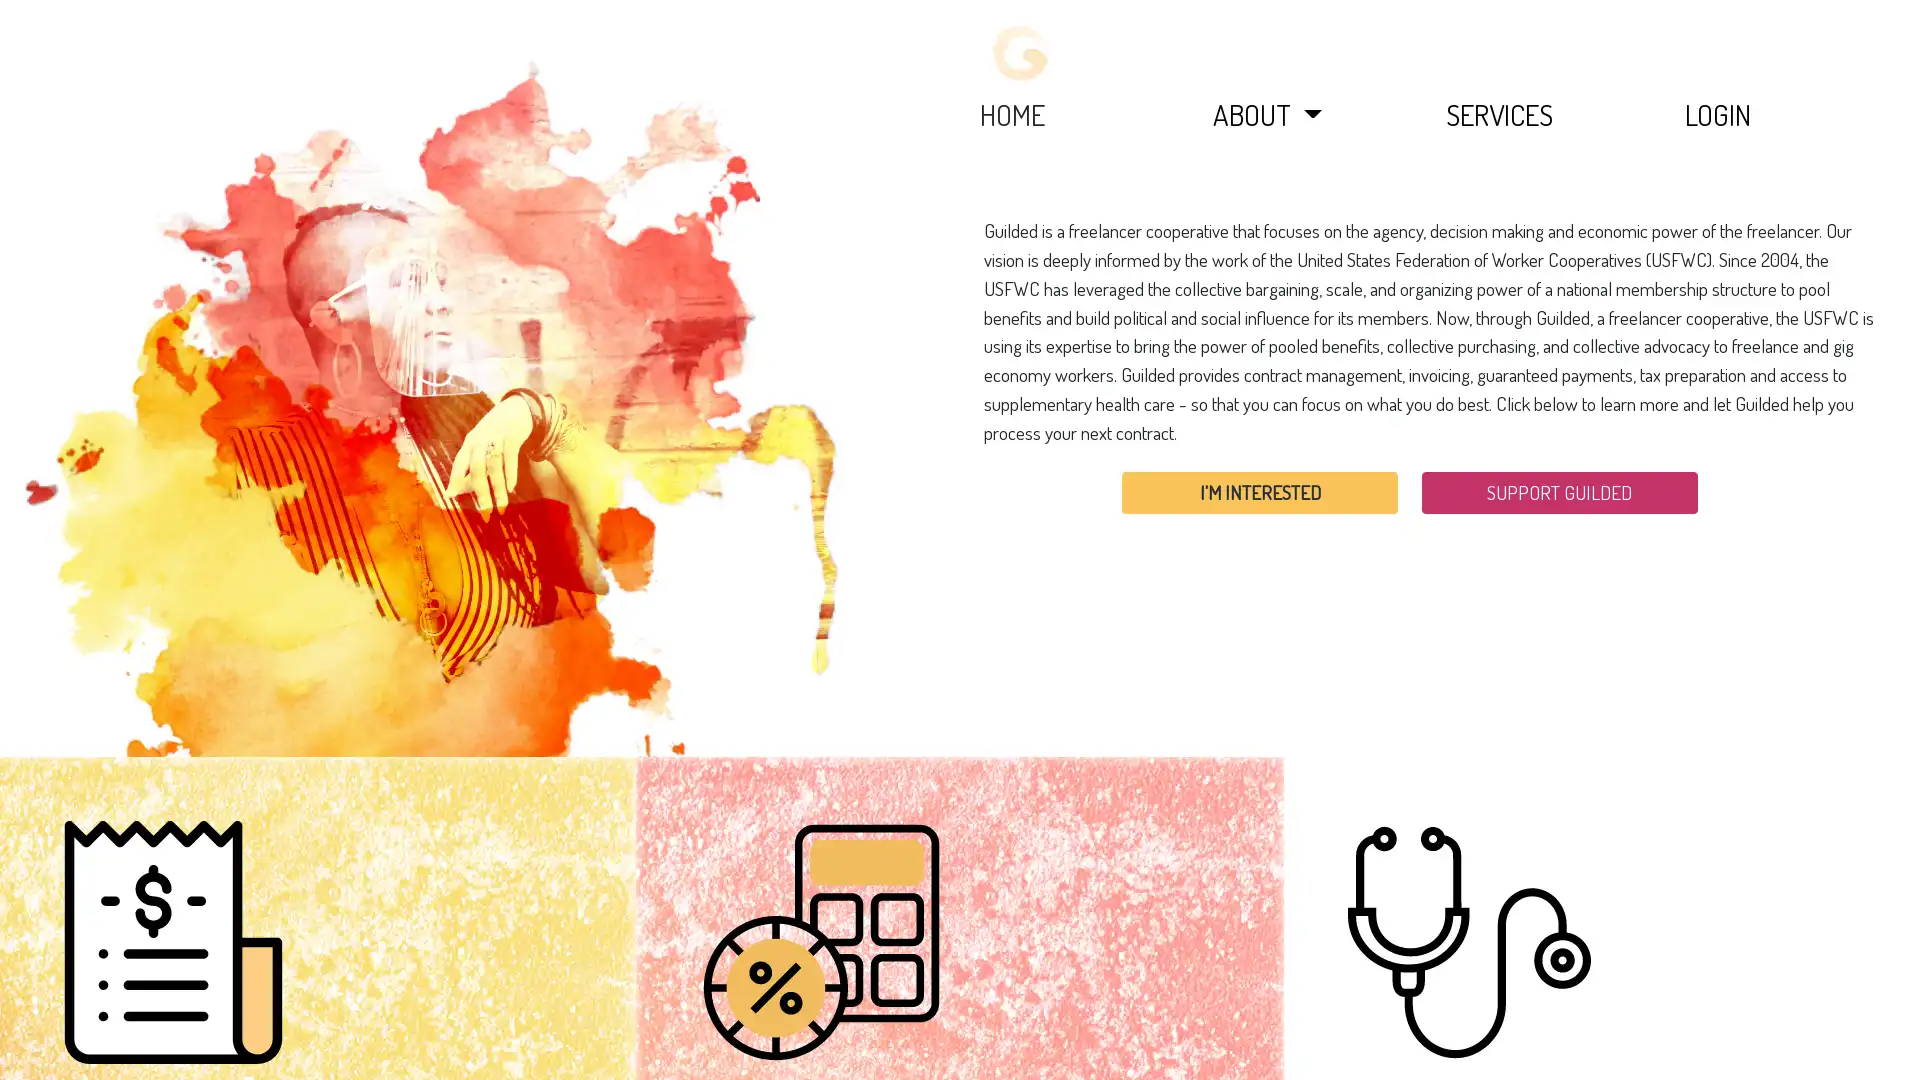 Image resolution: width=1920 pixels, height=1080 pixels. I want to click on Toggle navigation, so click(1021, 53).